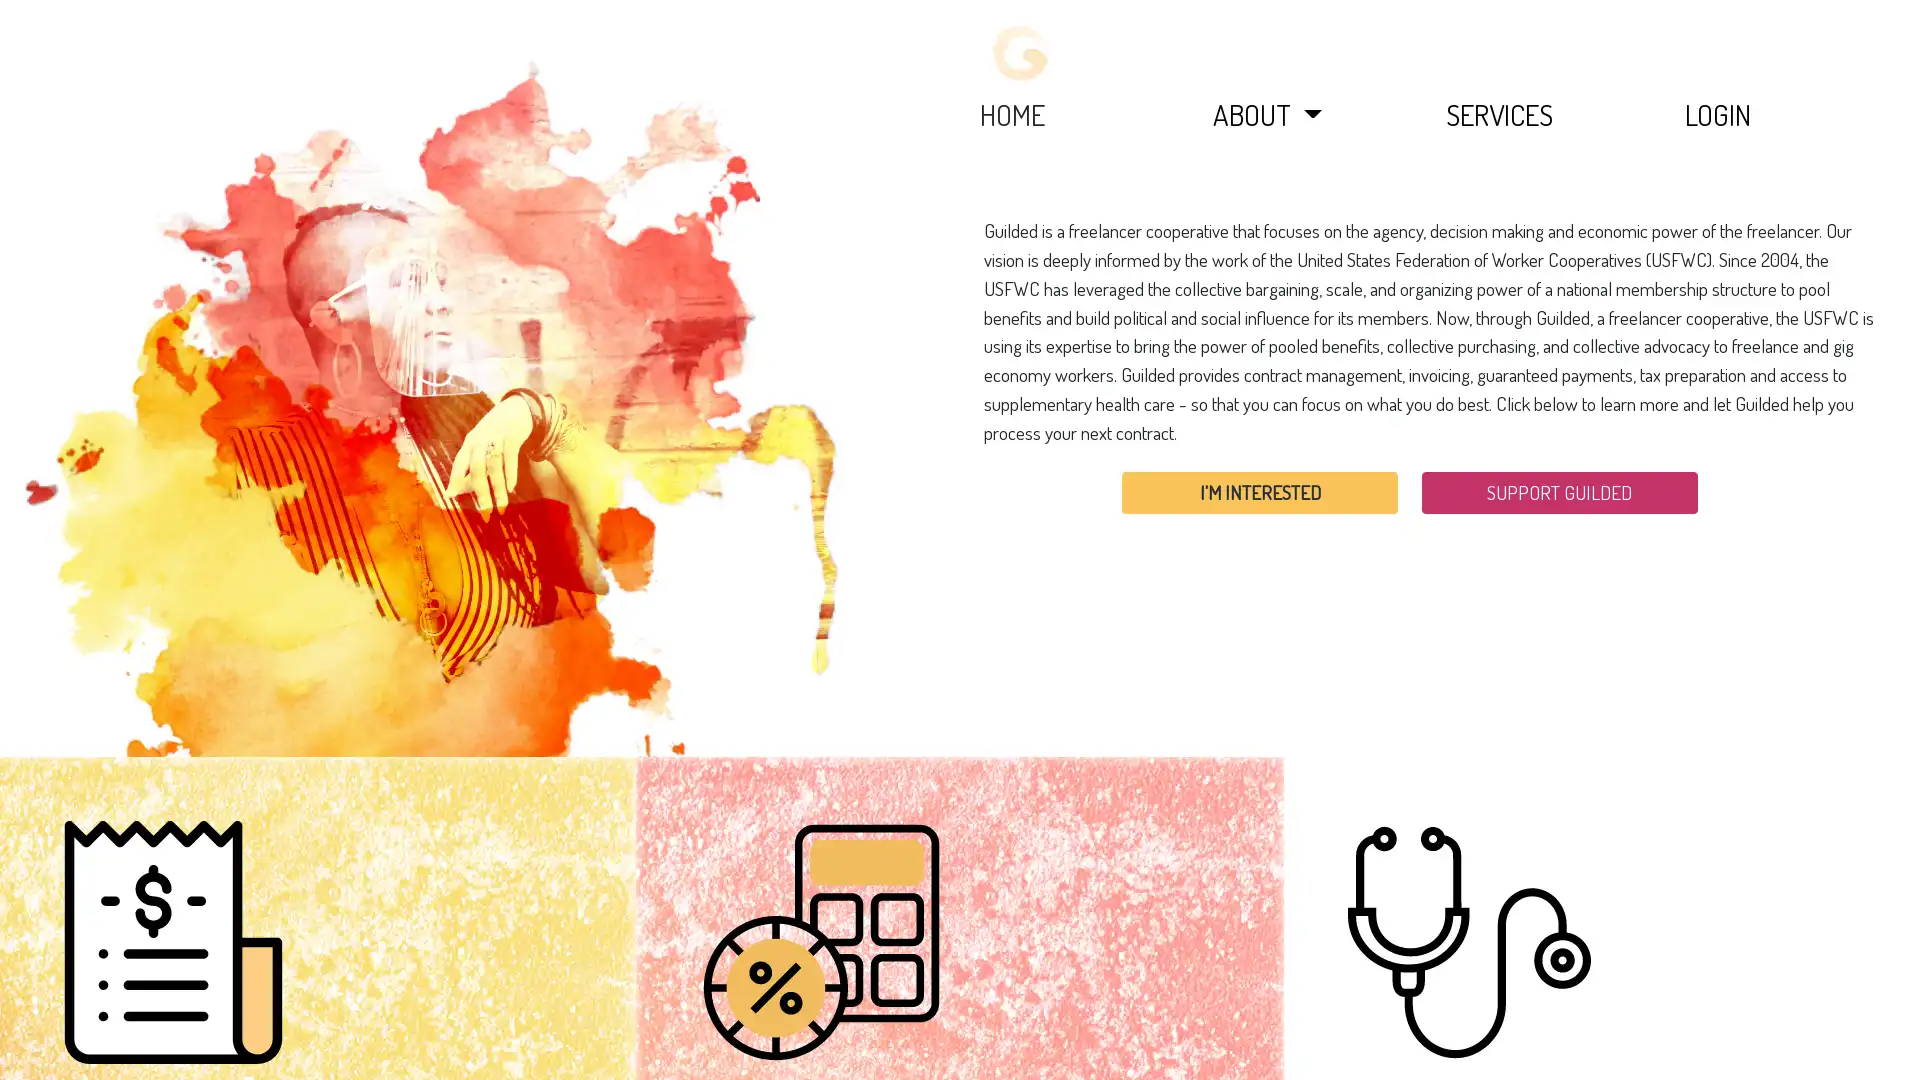 Image resolution: width=1920 pixels, height=1080 pixels. I want to click on Toggle navigation, so click(1021, 53).